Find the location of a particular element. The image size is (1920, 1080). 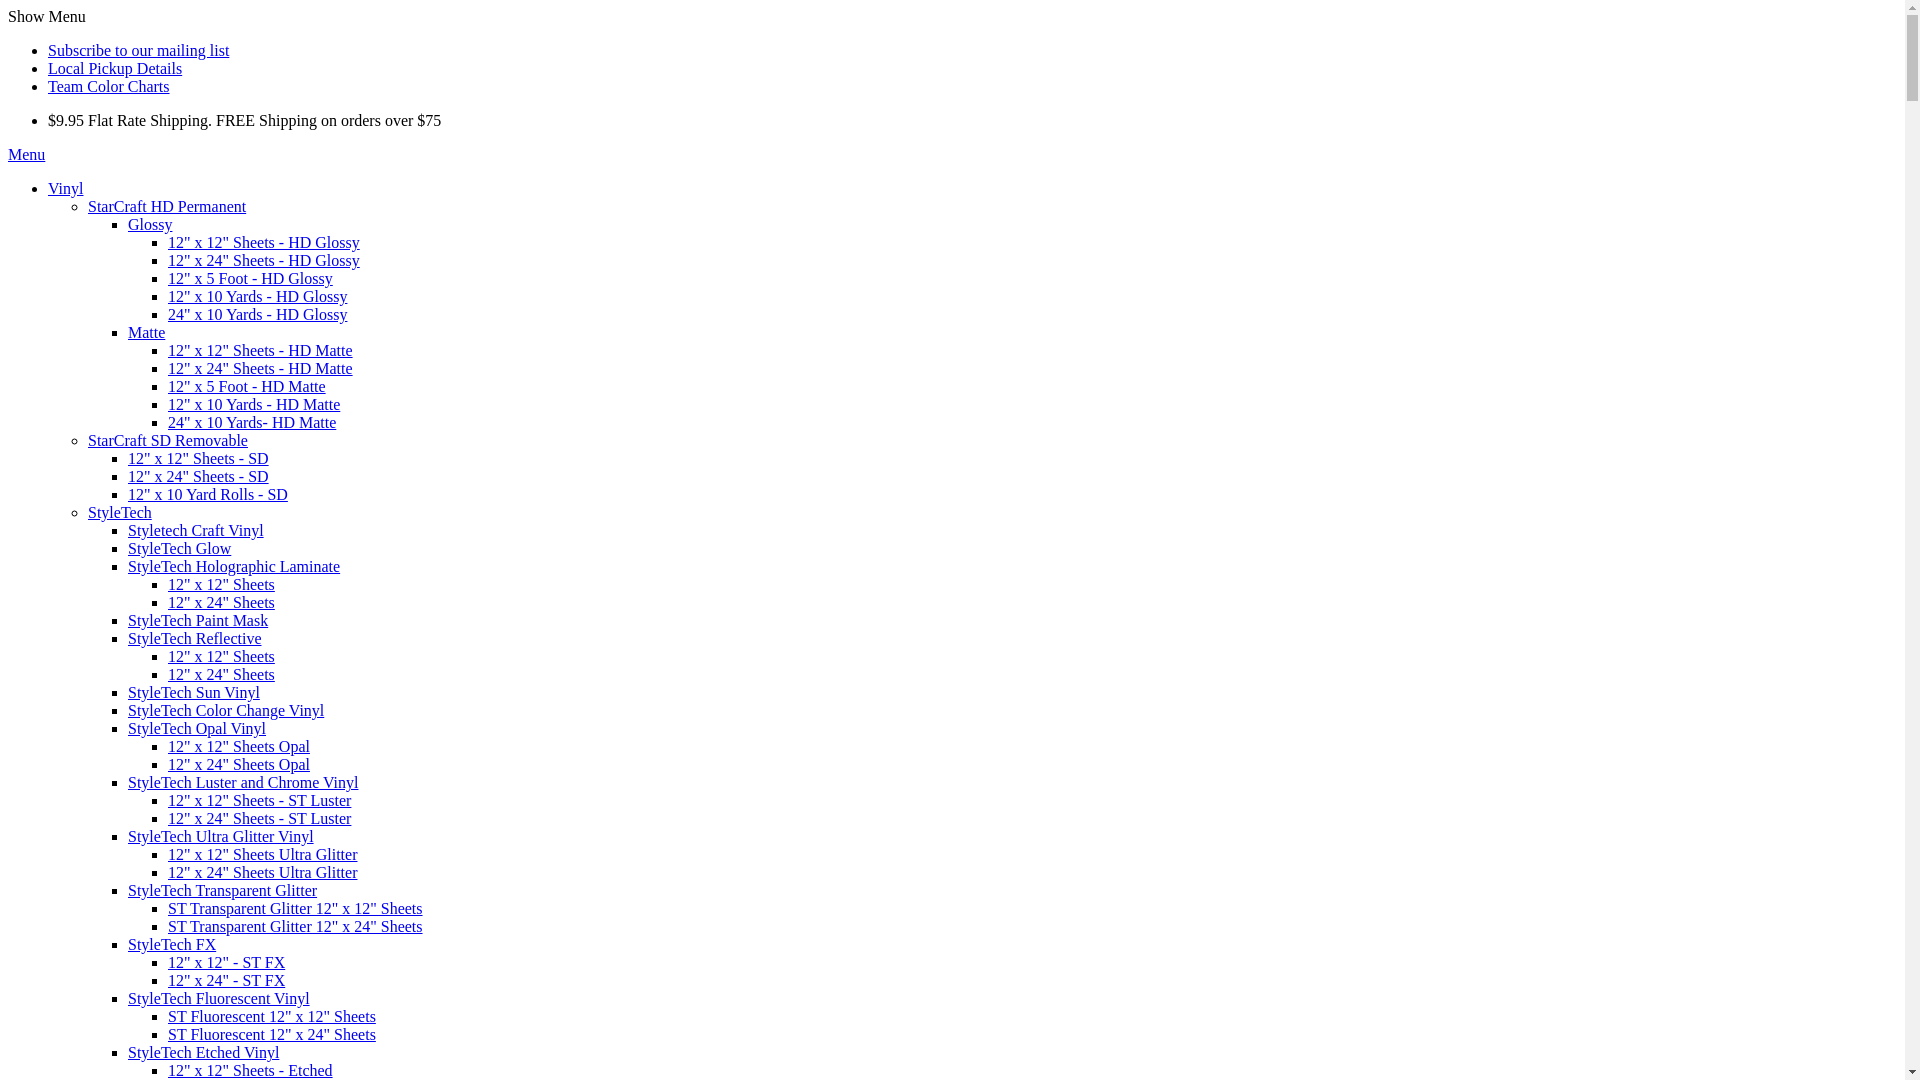

'24" x 10 Yards- HD Matte' is located at coordinates (250, 421).